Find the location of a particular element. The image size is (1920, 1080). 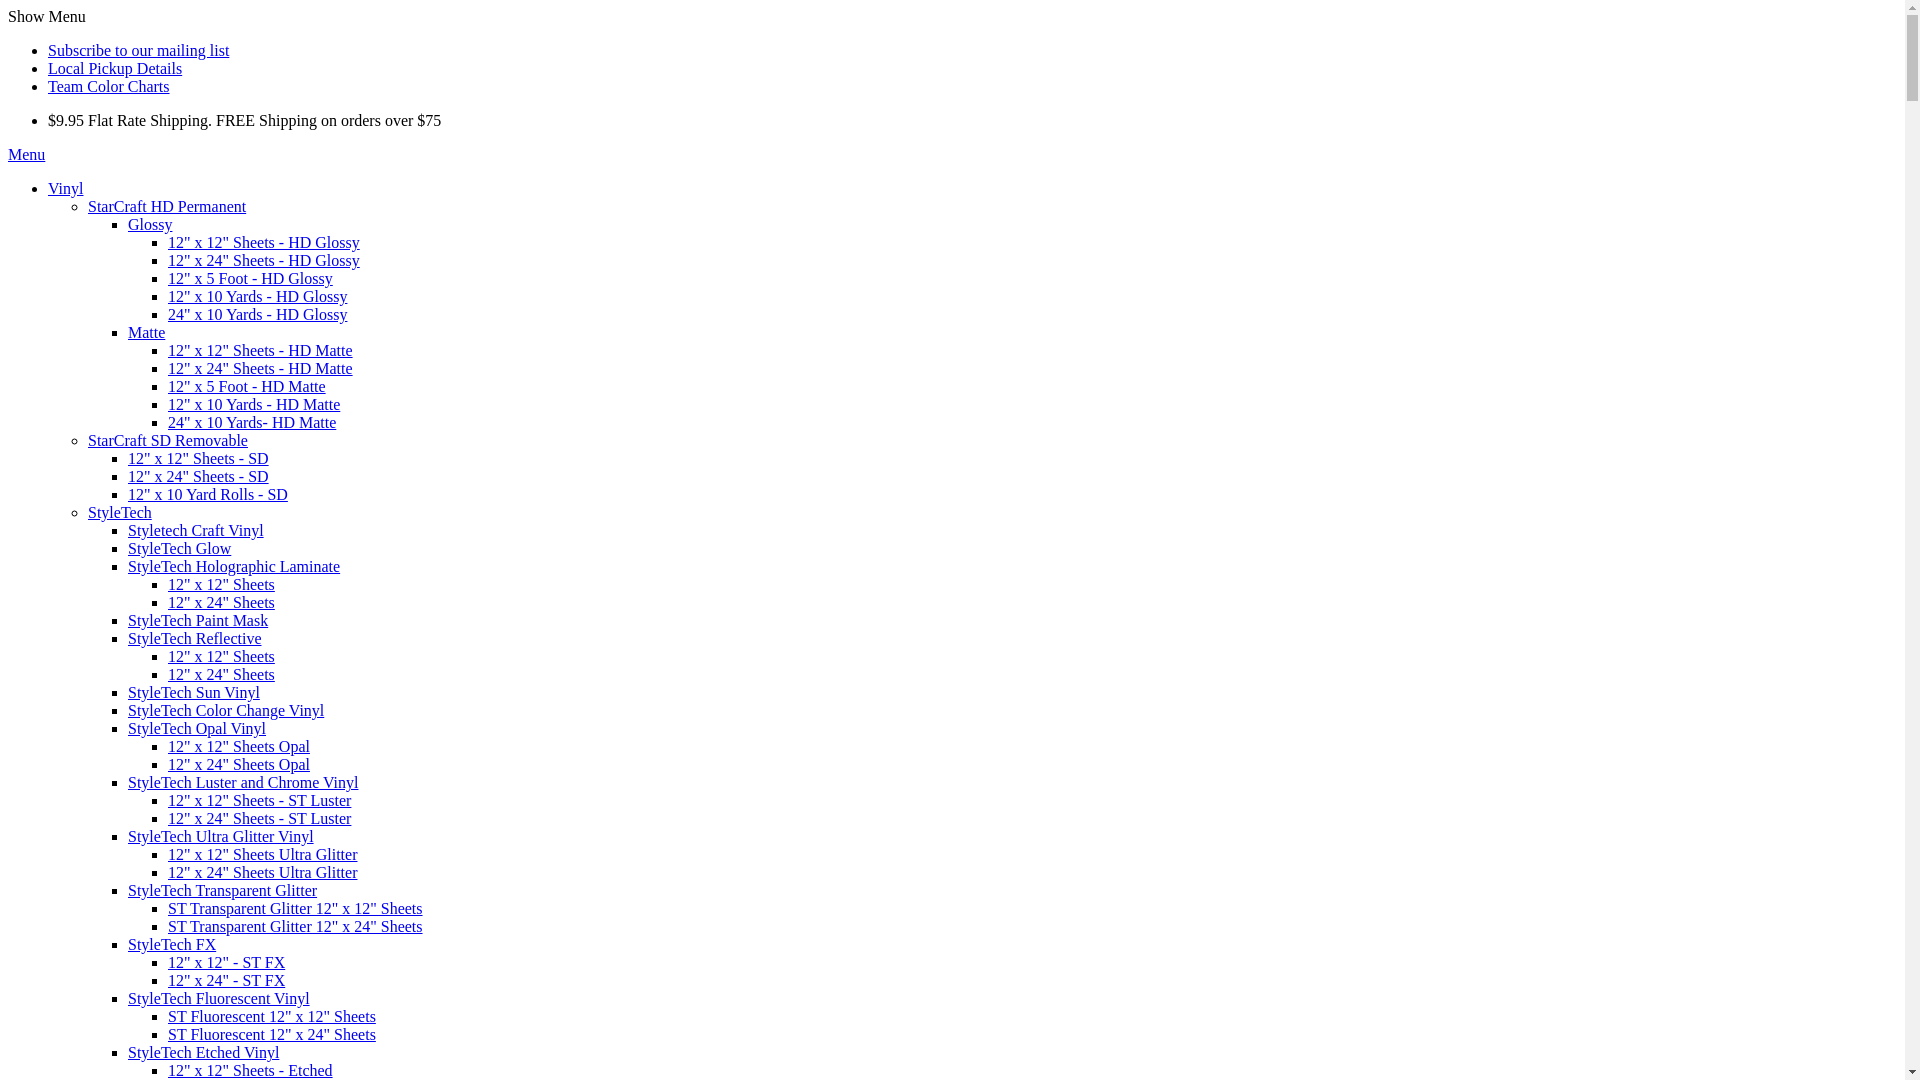

'24" x 10 Yards- HD Matte' is located at coordinates (250, 421).